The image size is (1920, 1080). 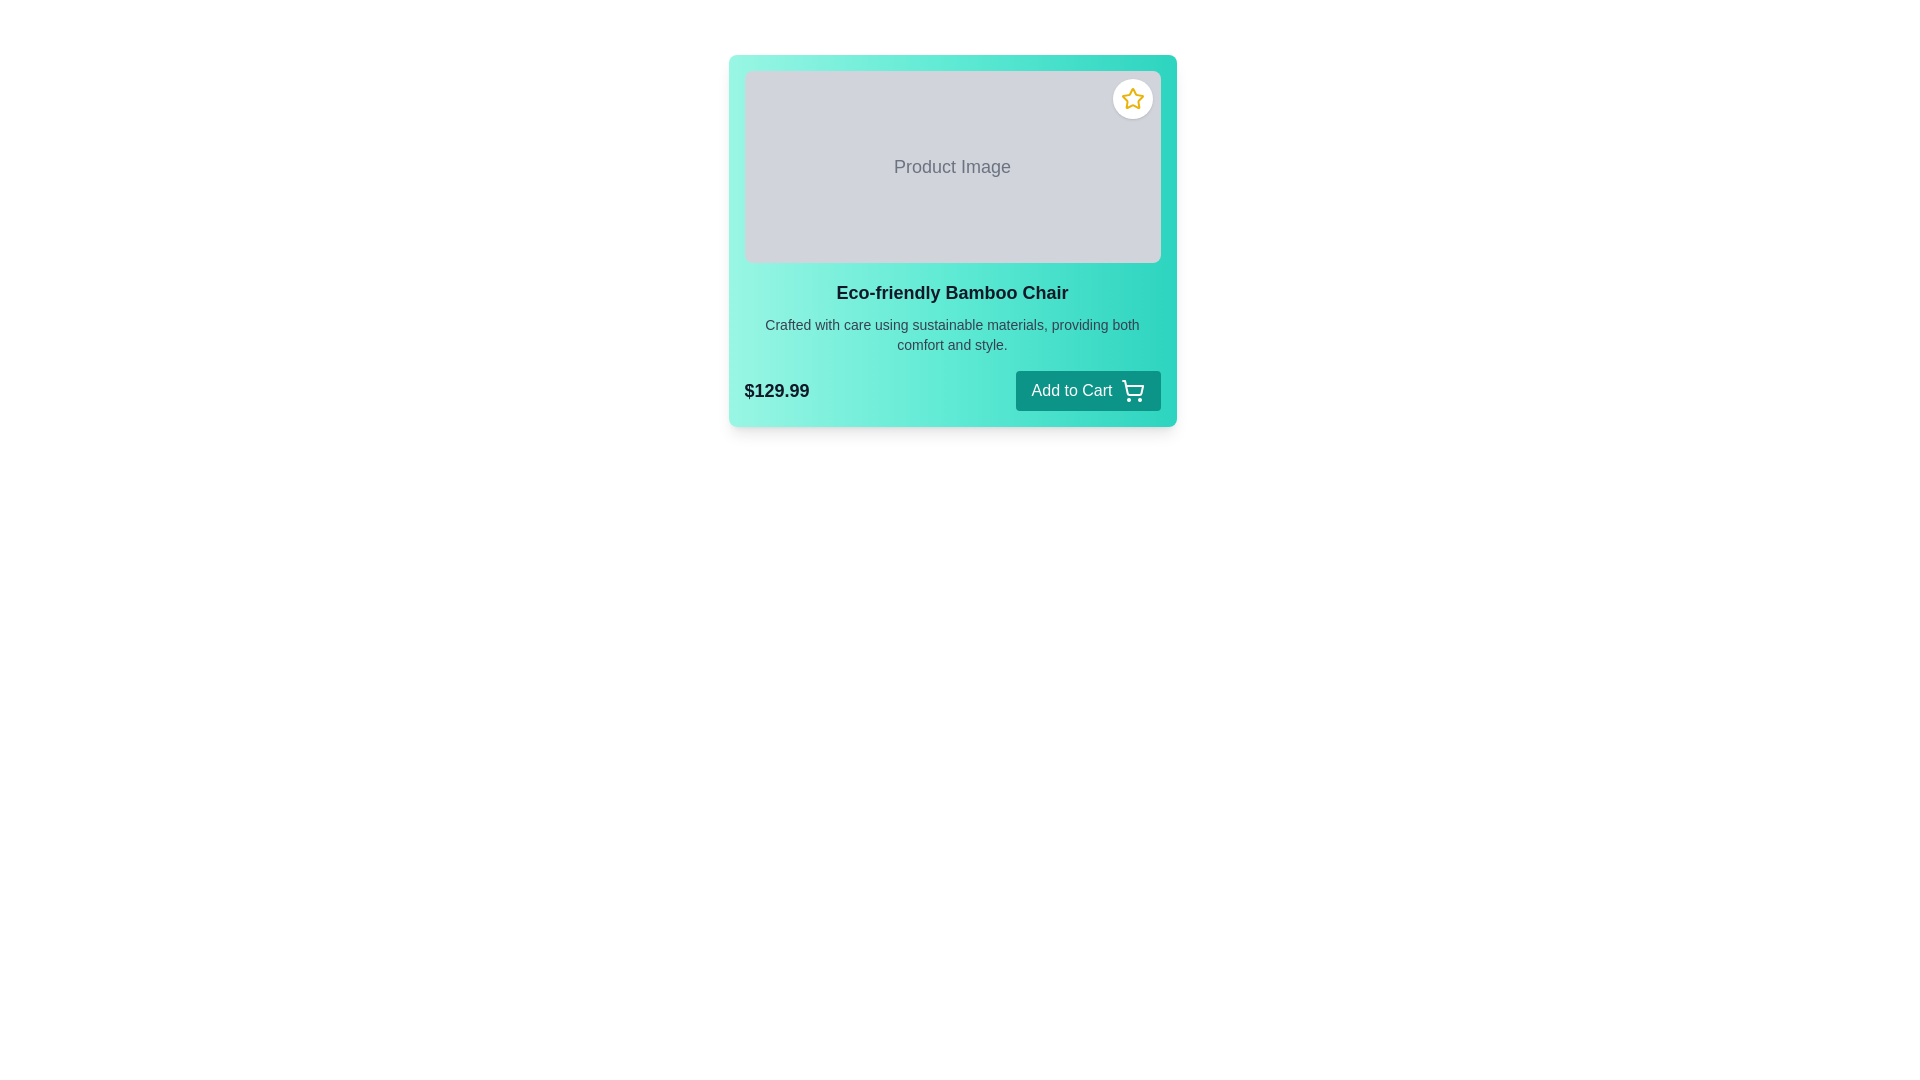 What do you see at coordinates (1132, 99) in the screenshot?
I see `the star icon with a yellow color and hollow center, located in the top-right corner of the product display card` at bounding box center [1132, 99].